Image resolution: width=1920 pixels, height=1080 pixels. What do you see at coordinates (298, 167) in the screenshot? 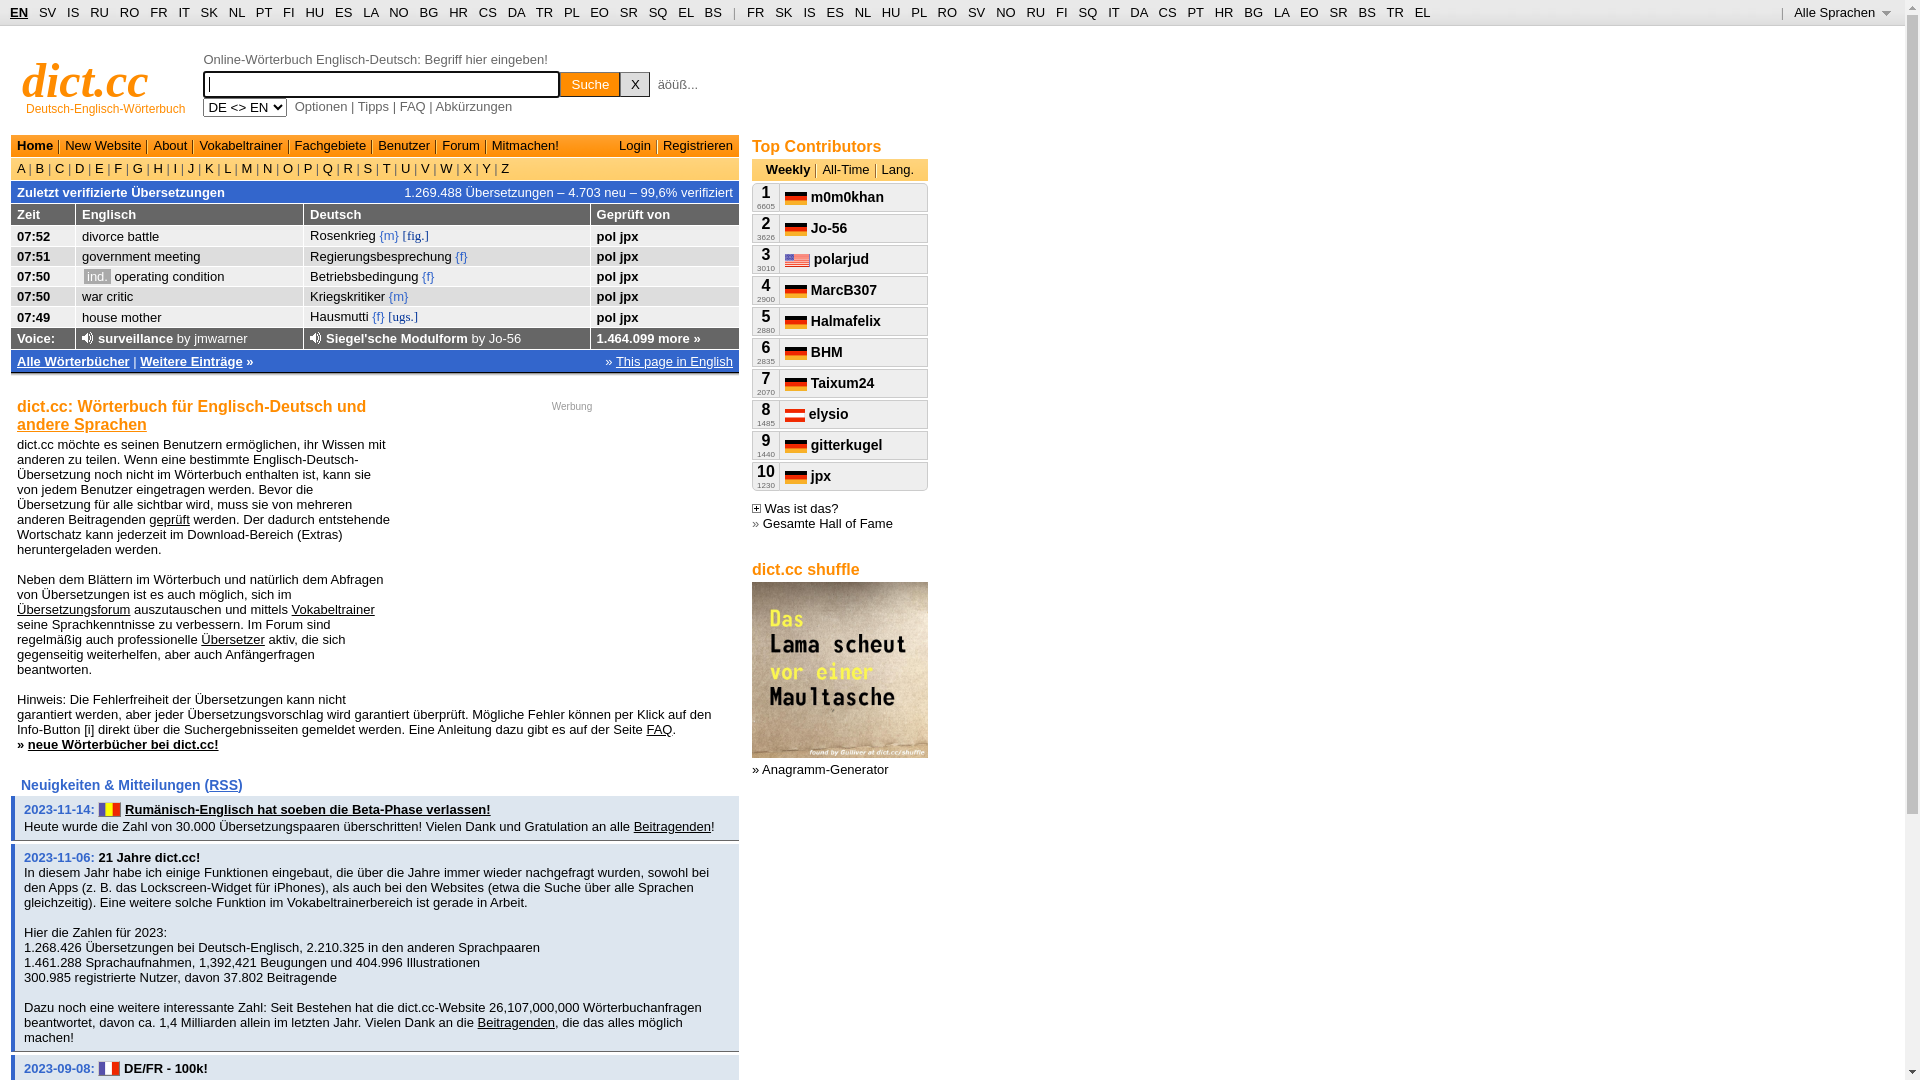
I see `'P'` at bounding box center [298, 167].